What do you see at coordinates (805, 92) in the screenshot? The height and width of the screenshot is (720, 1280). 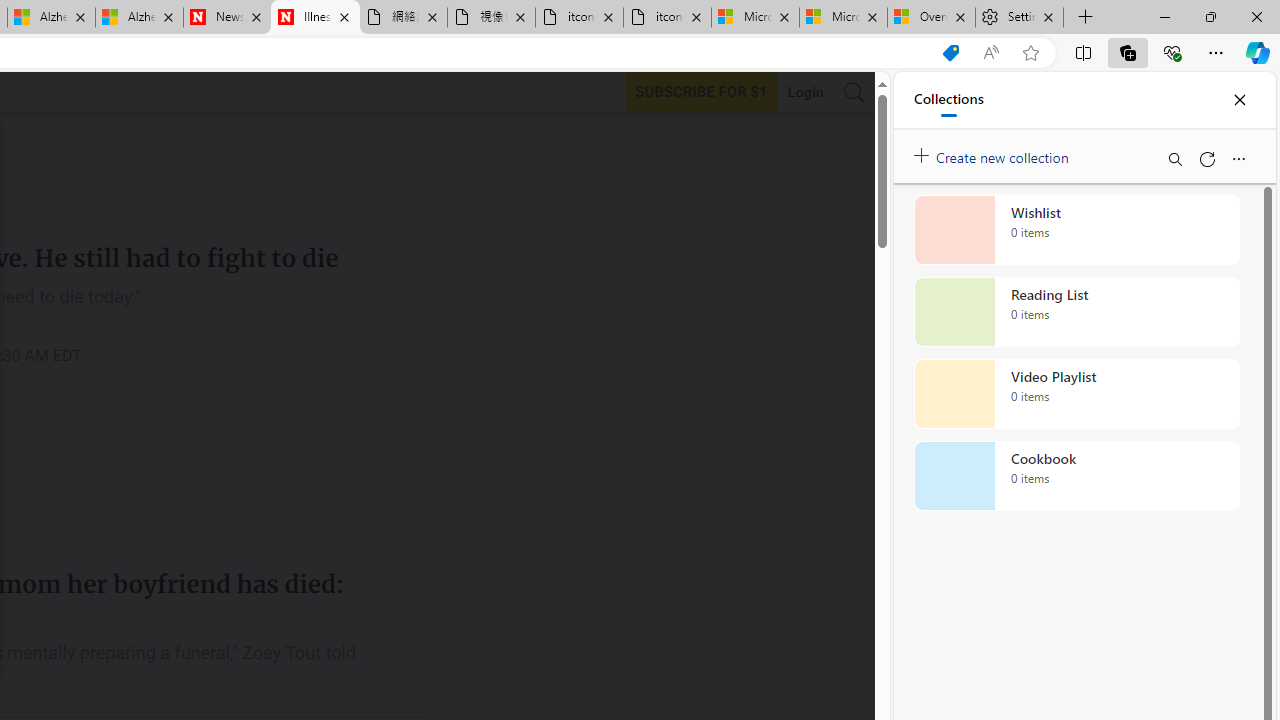 I see `'Login'` at bounding box center [805, 92].